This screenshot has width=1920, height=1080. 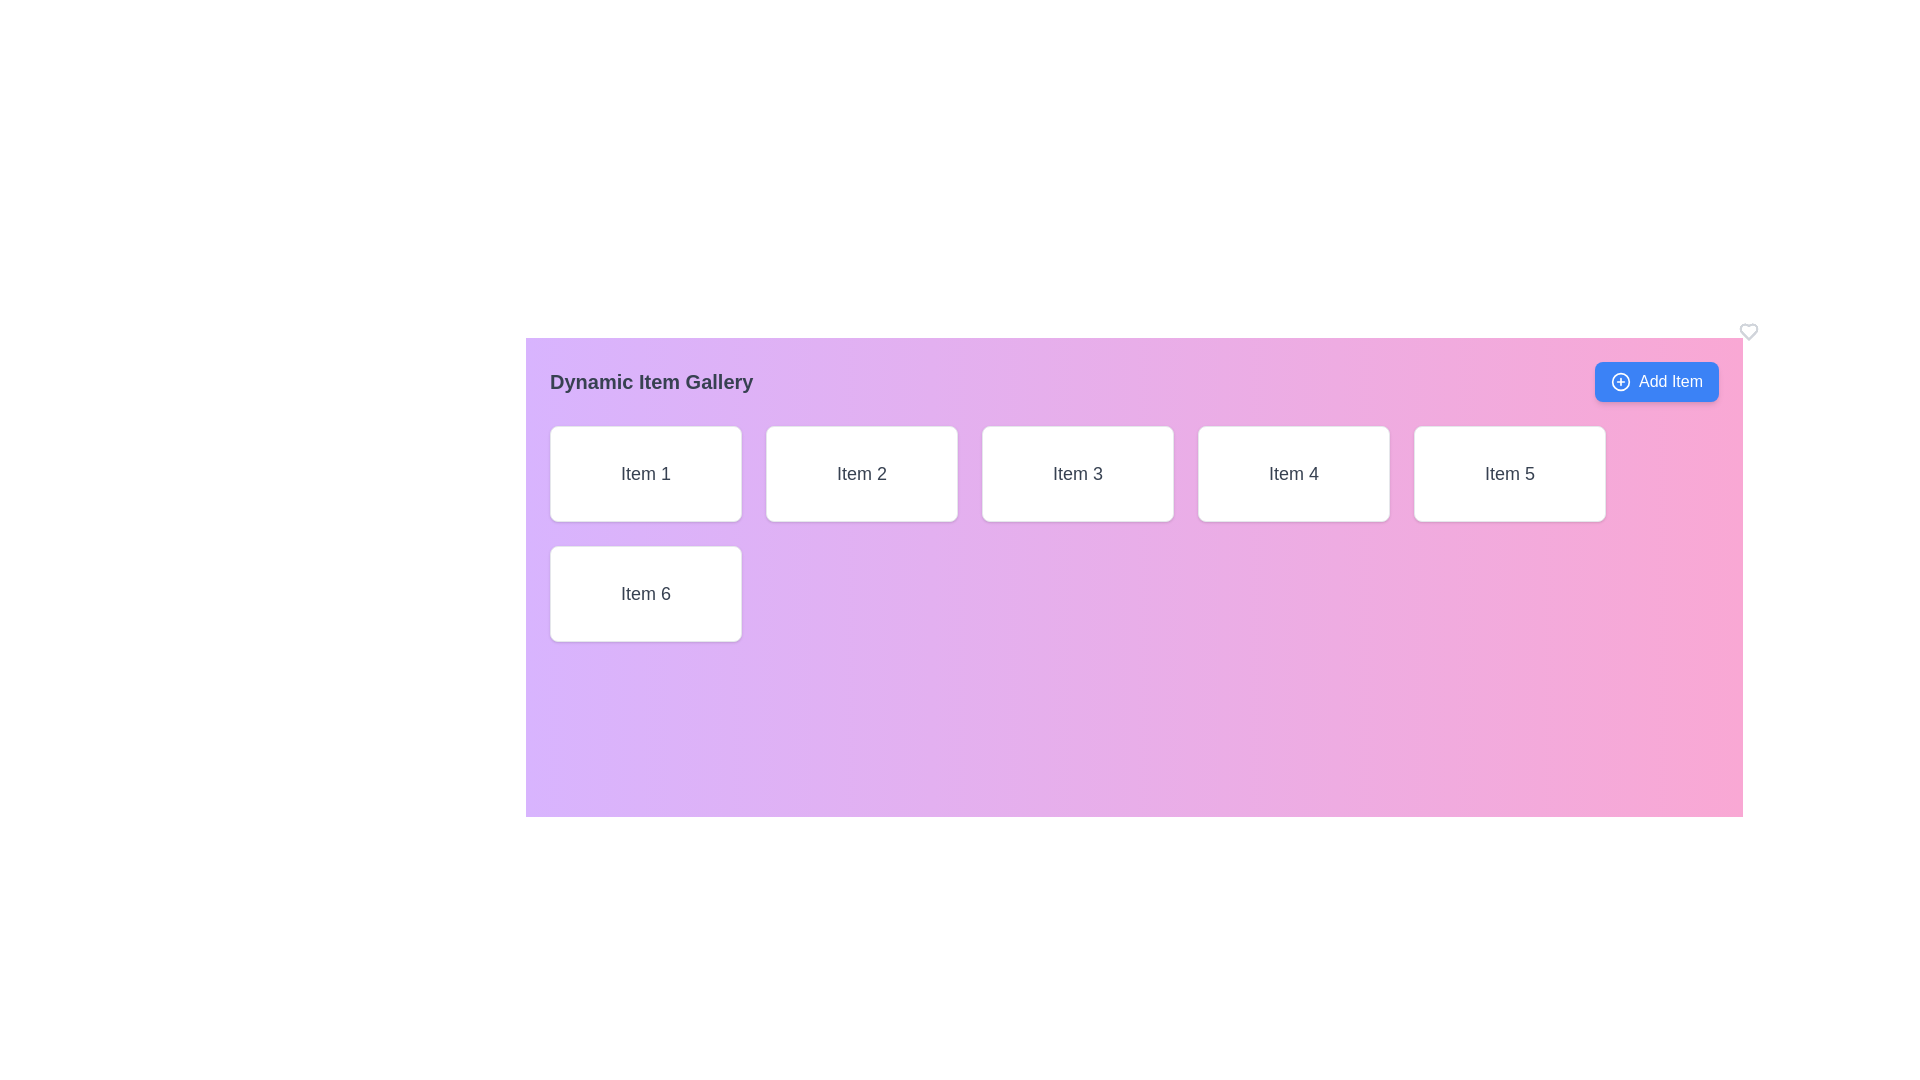 I want to click on text of the text label displaying 'Item 6', which is styled with a medium font size and gray color, located at the center of the sixth card in a vertical list of cards, so click(x=646, y=593).